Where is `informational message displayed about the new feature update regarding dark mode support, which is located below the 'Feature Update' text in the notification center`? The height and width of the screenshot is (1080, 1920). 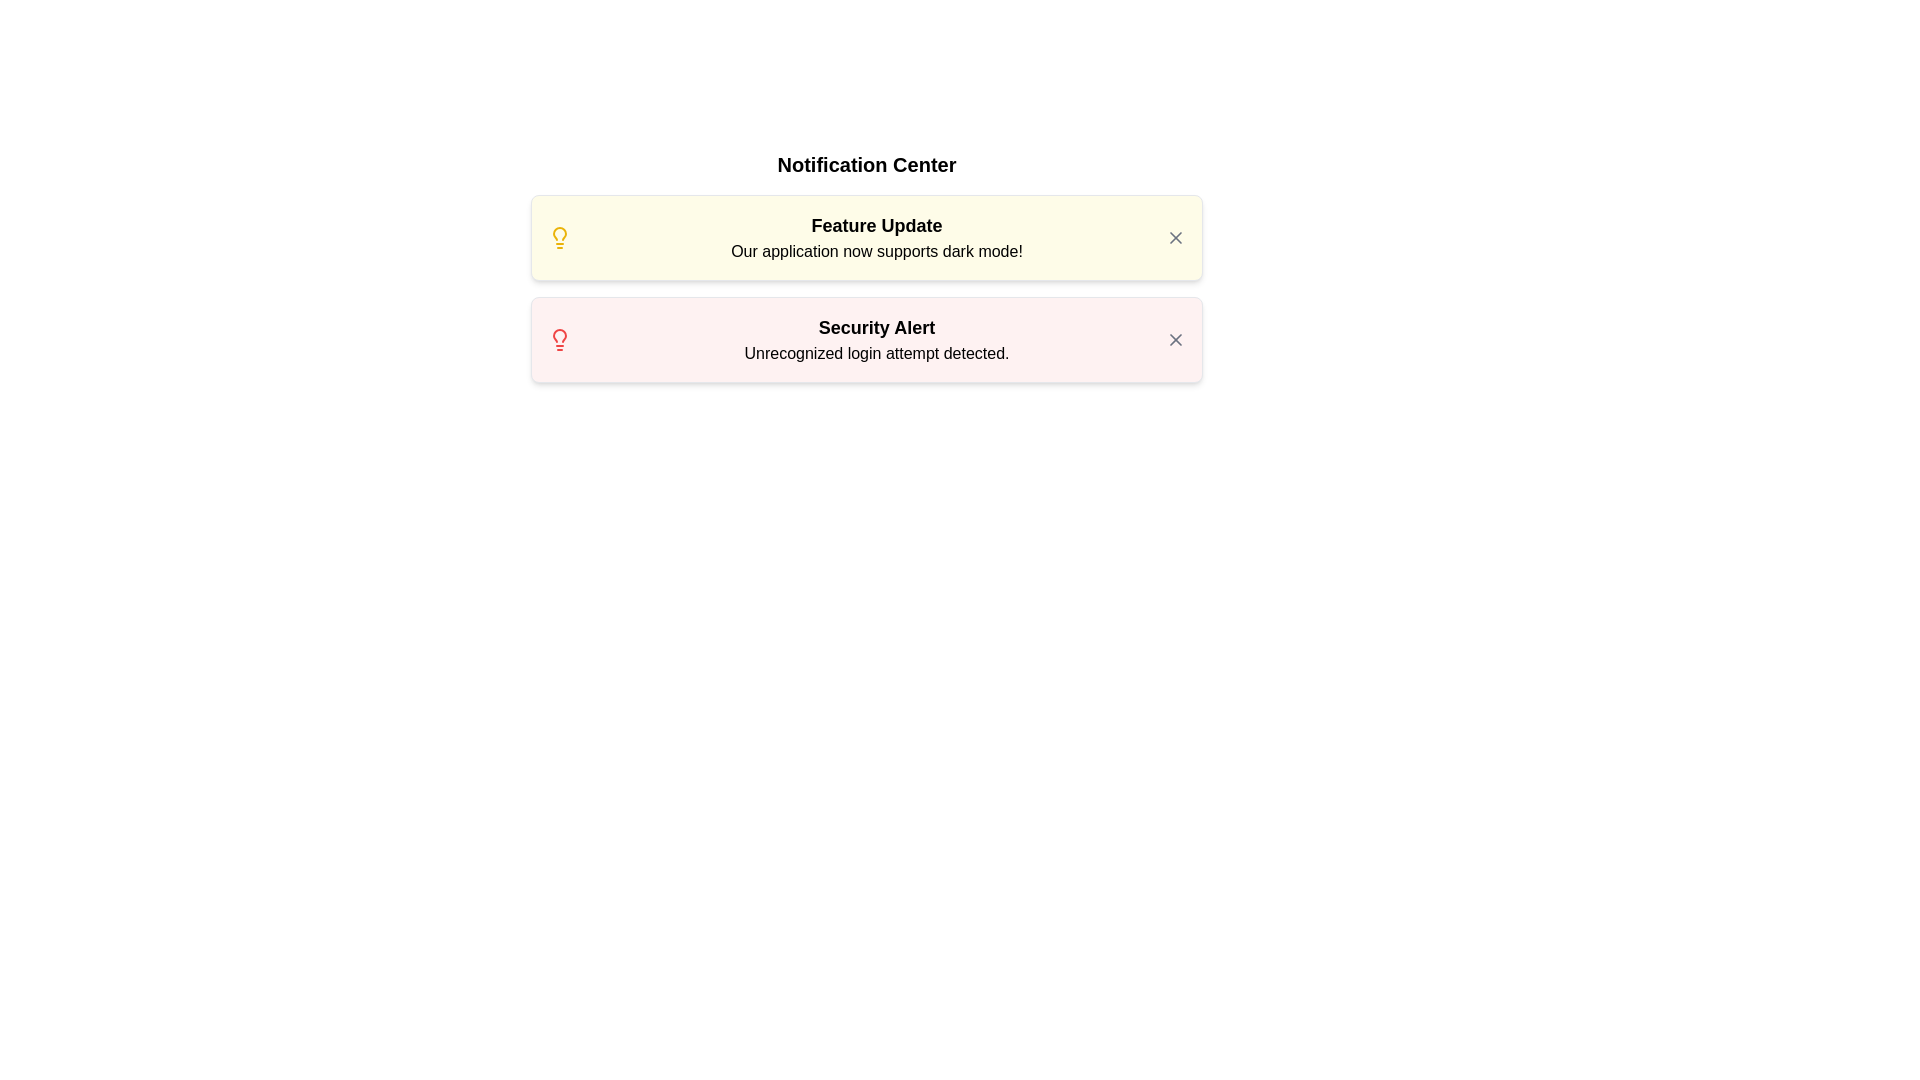 informational message displayed about the new feature update regarding dark mode support, which is located below the 'Feature Update' text in the notification center is located at coordinates (877, 250).